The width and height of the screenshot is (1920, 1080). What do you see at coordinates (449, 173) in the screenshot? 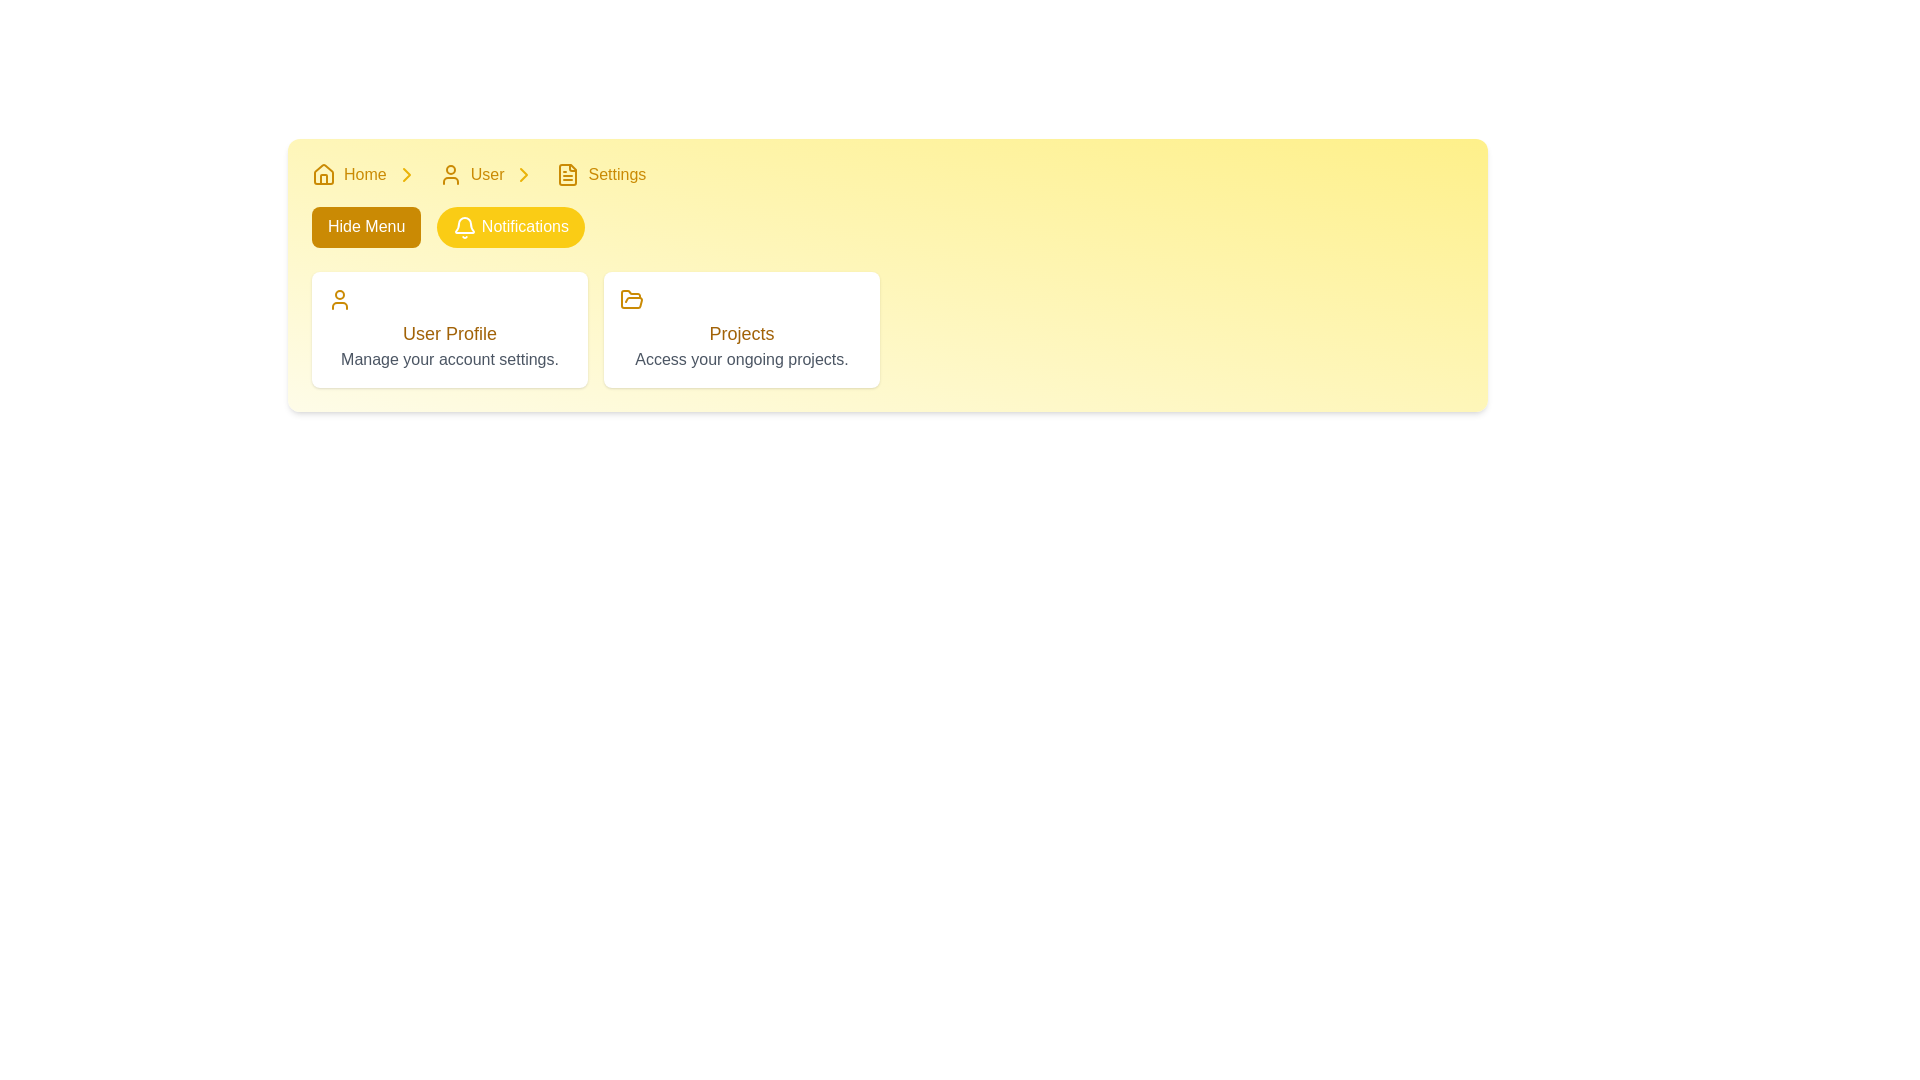
I see `the decorative navigation icon that symbolizes the 'User' section, located to the left of the 'User' text in the top-center of the interface` at bounding box center [449, 173].